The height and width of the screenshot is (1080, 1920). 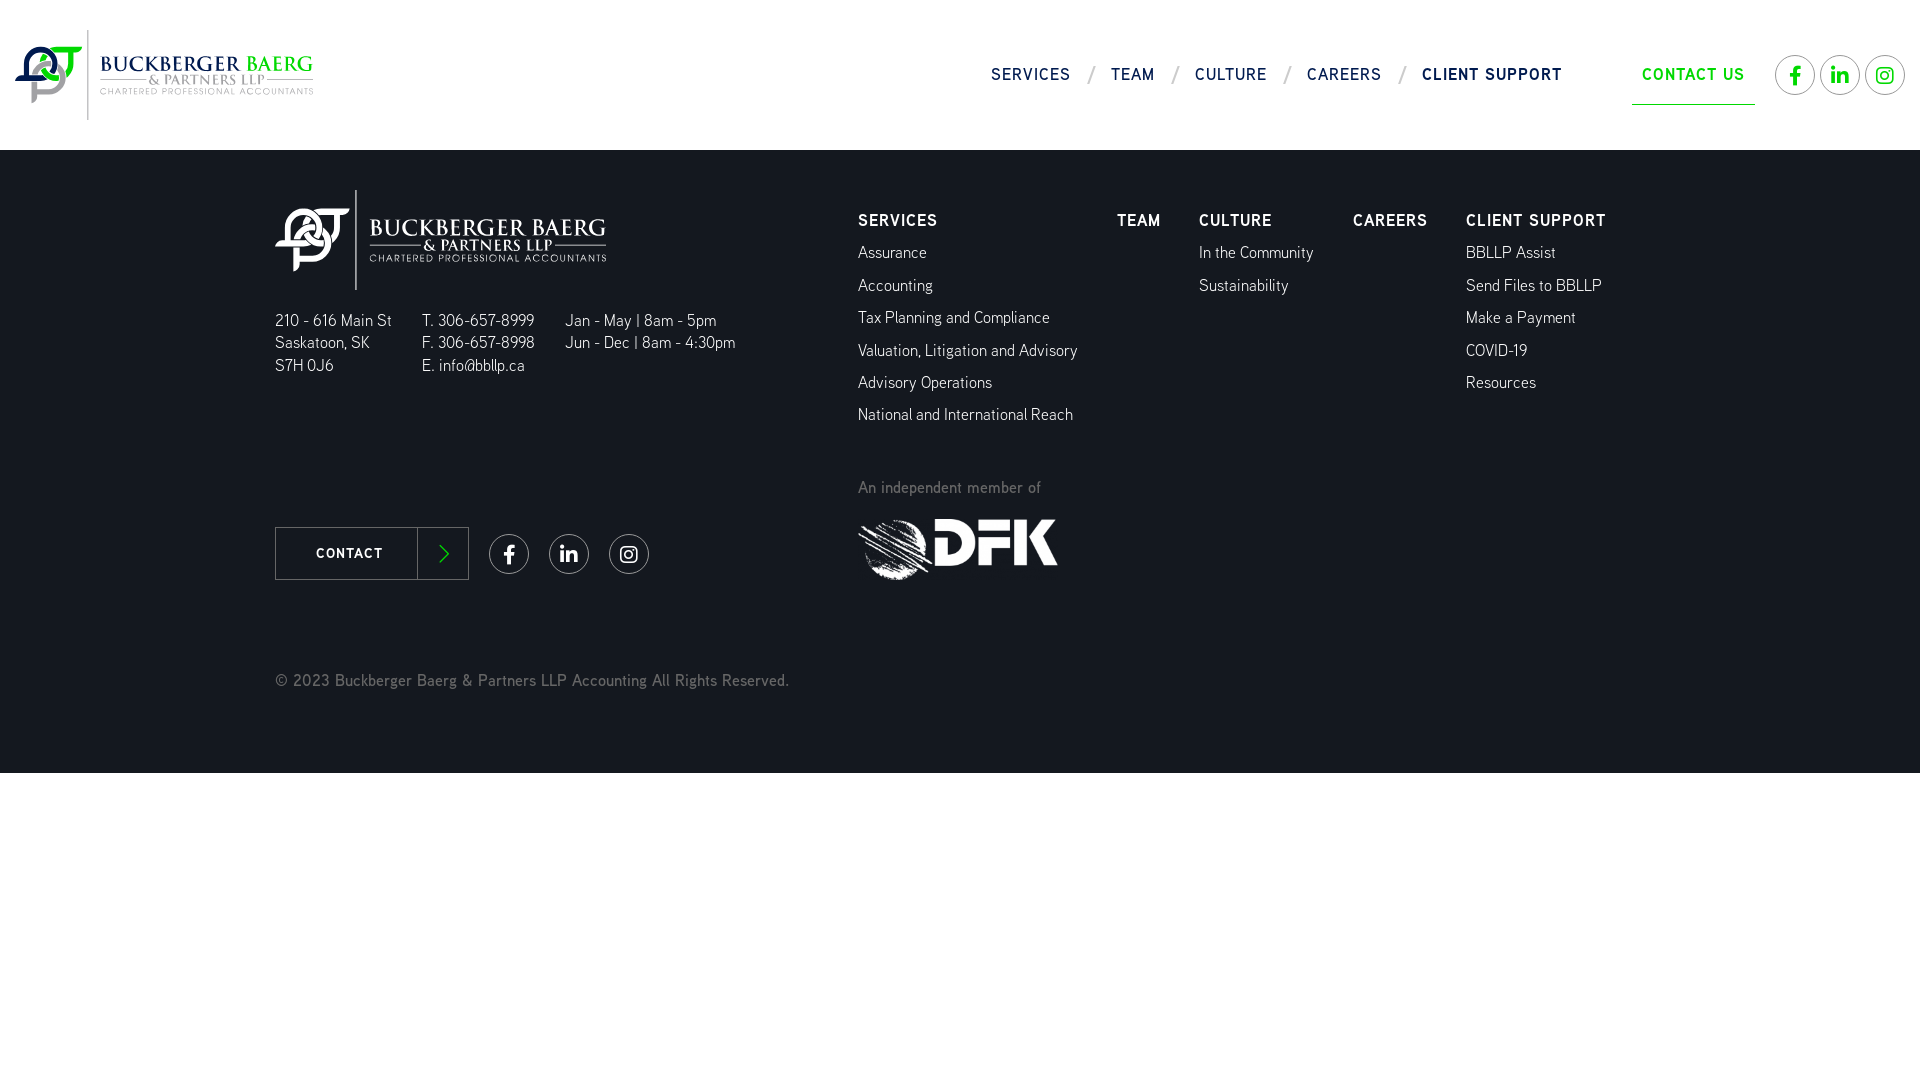 I want to click on '306-657-8998', so click(x=486, y=341).